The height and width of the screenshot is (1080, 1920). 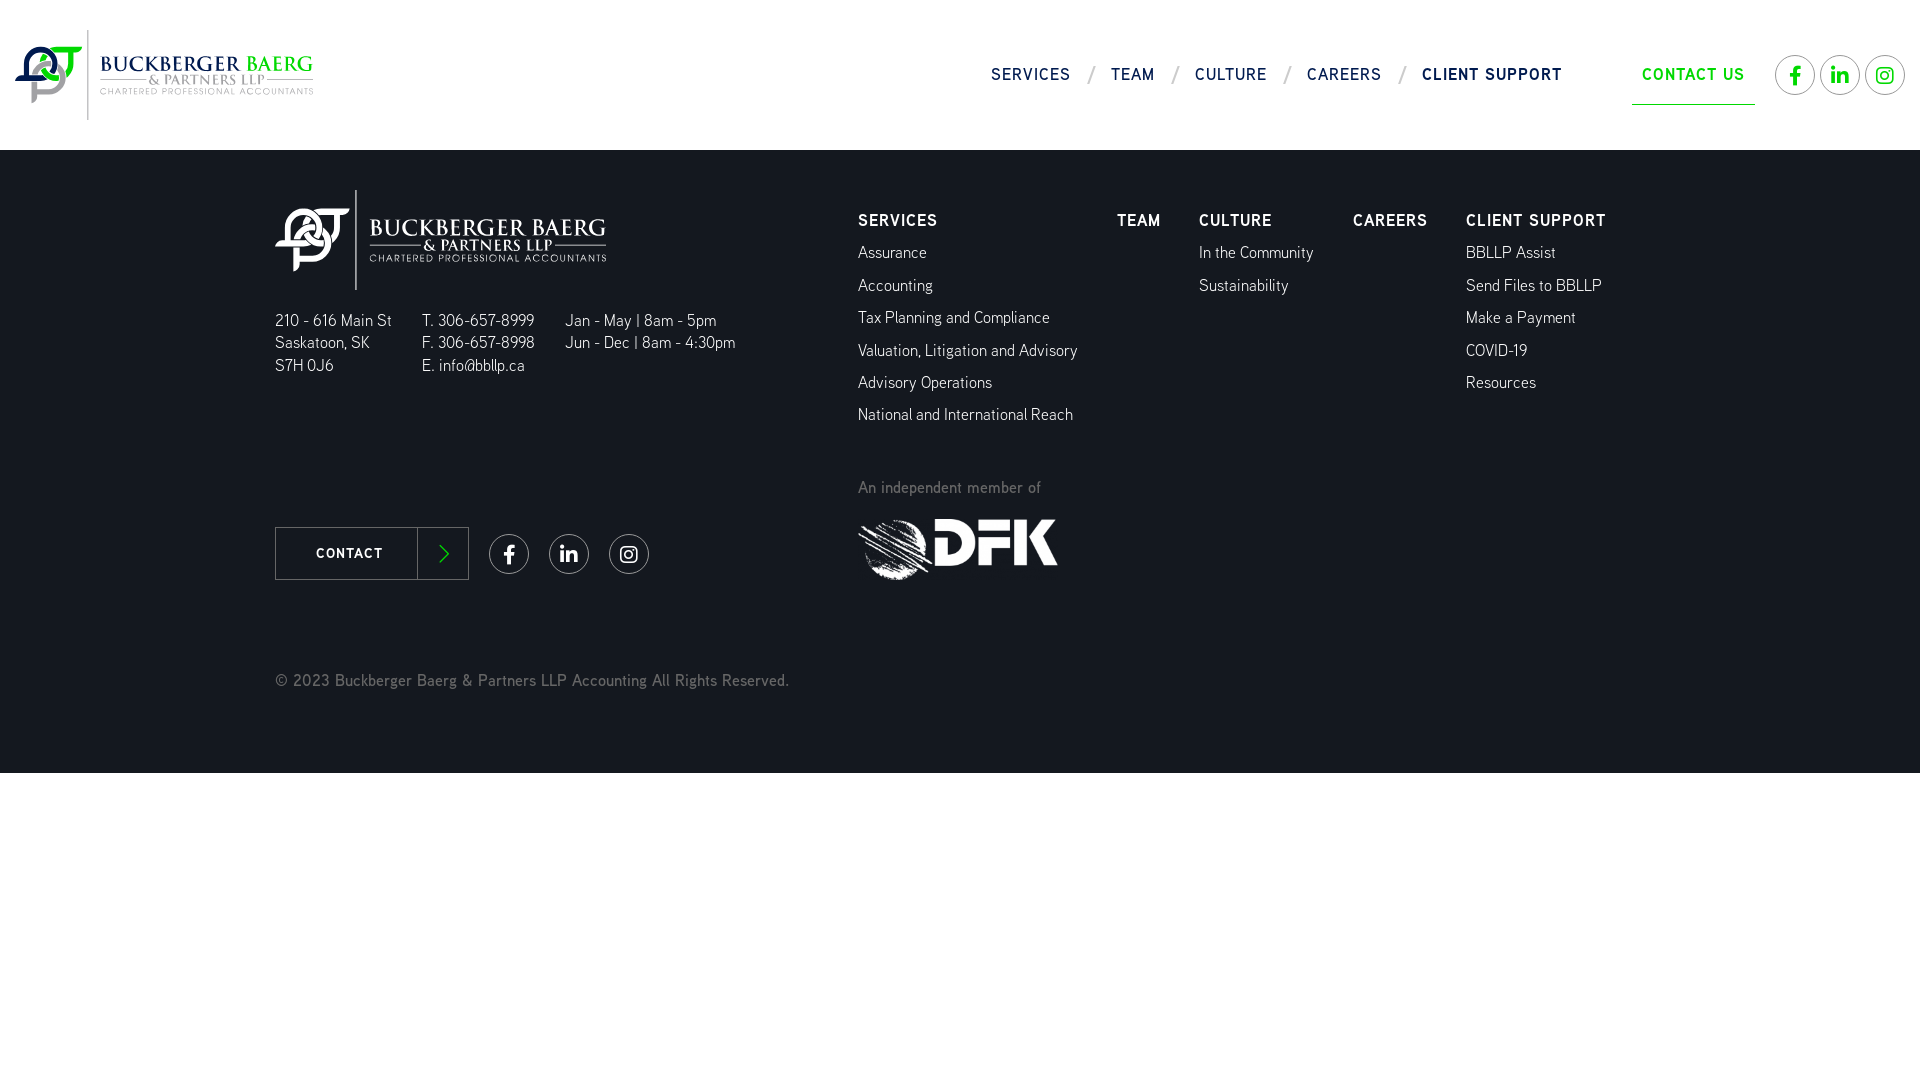 I want to click on '306-657-8998', so click(x=486, y=341).